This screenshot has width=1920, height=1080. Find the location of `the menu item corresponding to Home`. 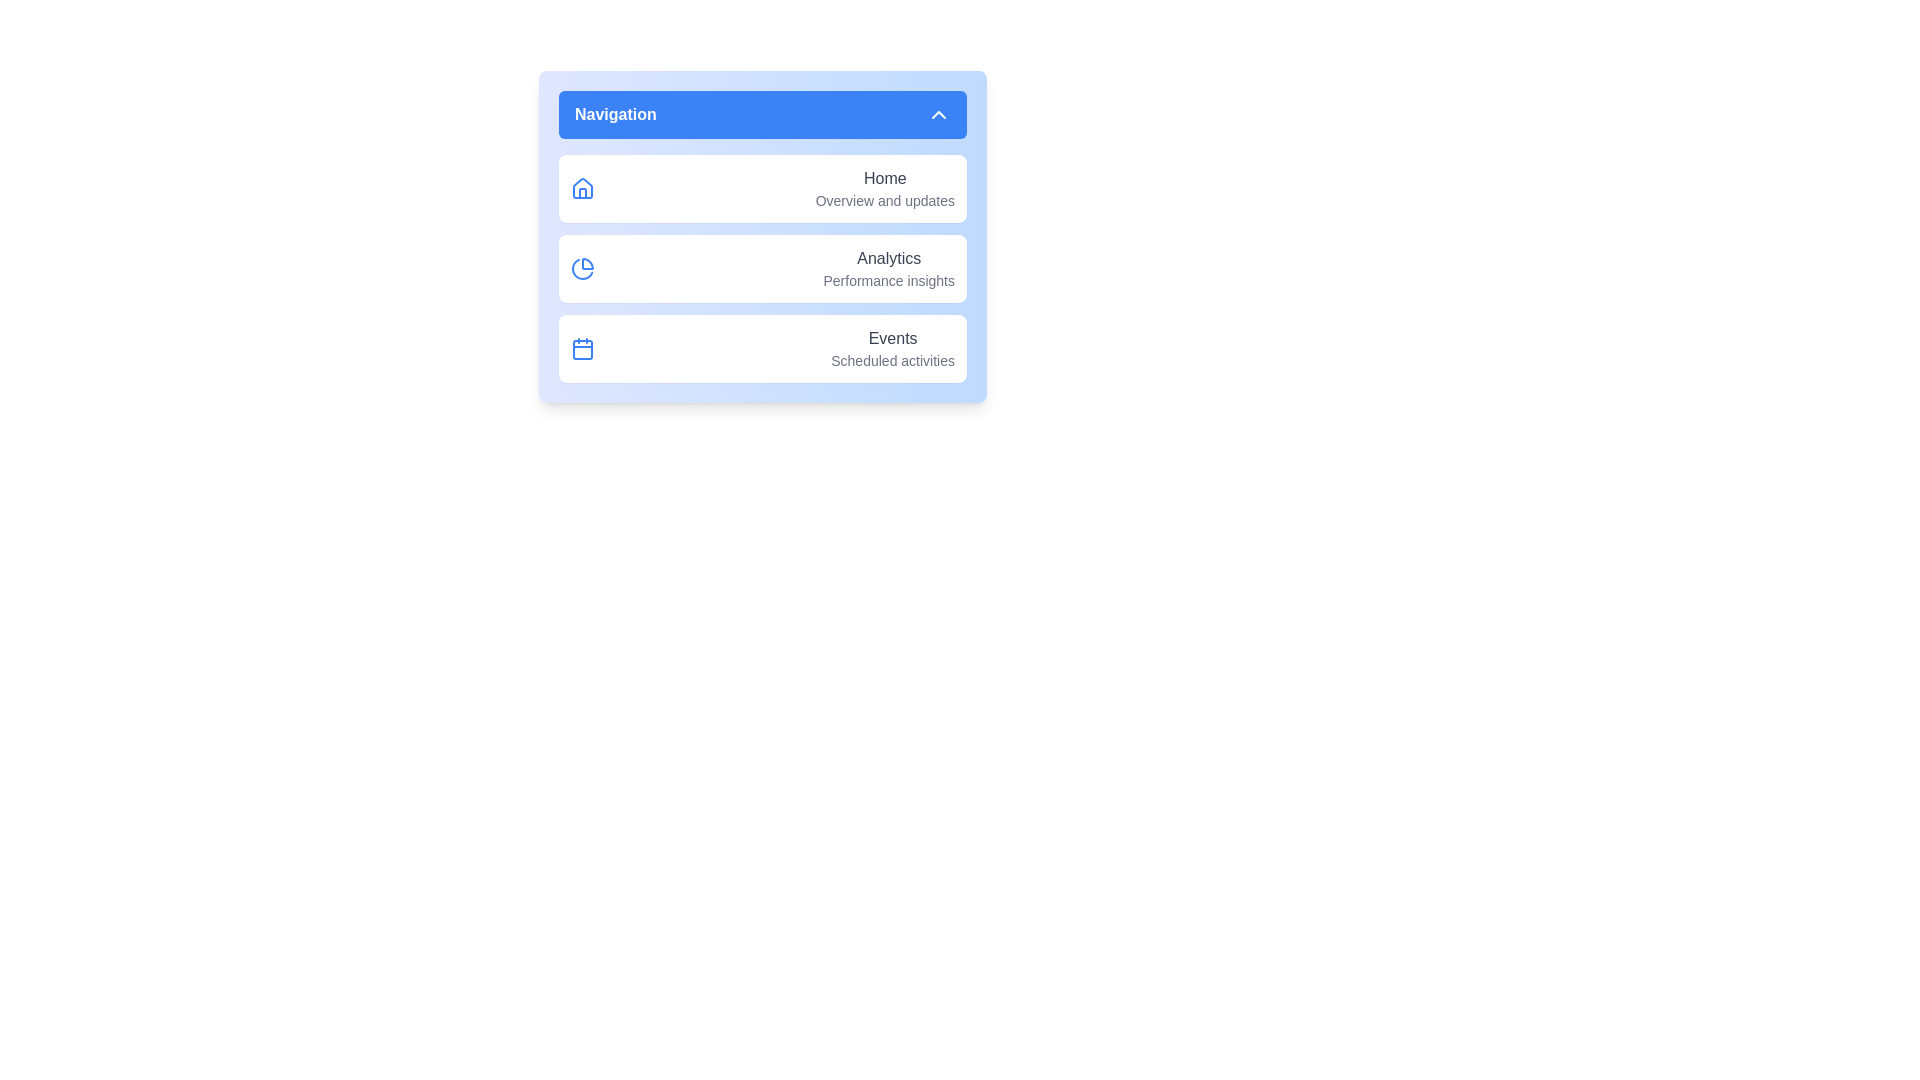

the menu item corresponding to Home is located at coordinates (613, 189).